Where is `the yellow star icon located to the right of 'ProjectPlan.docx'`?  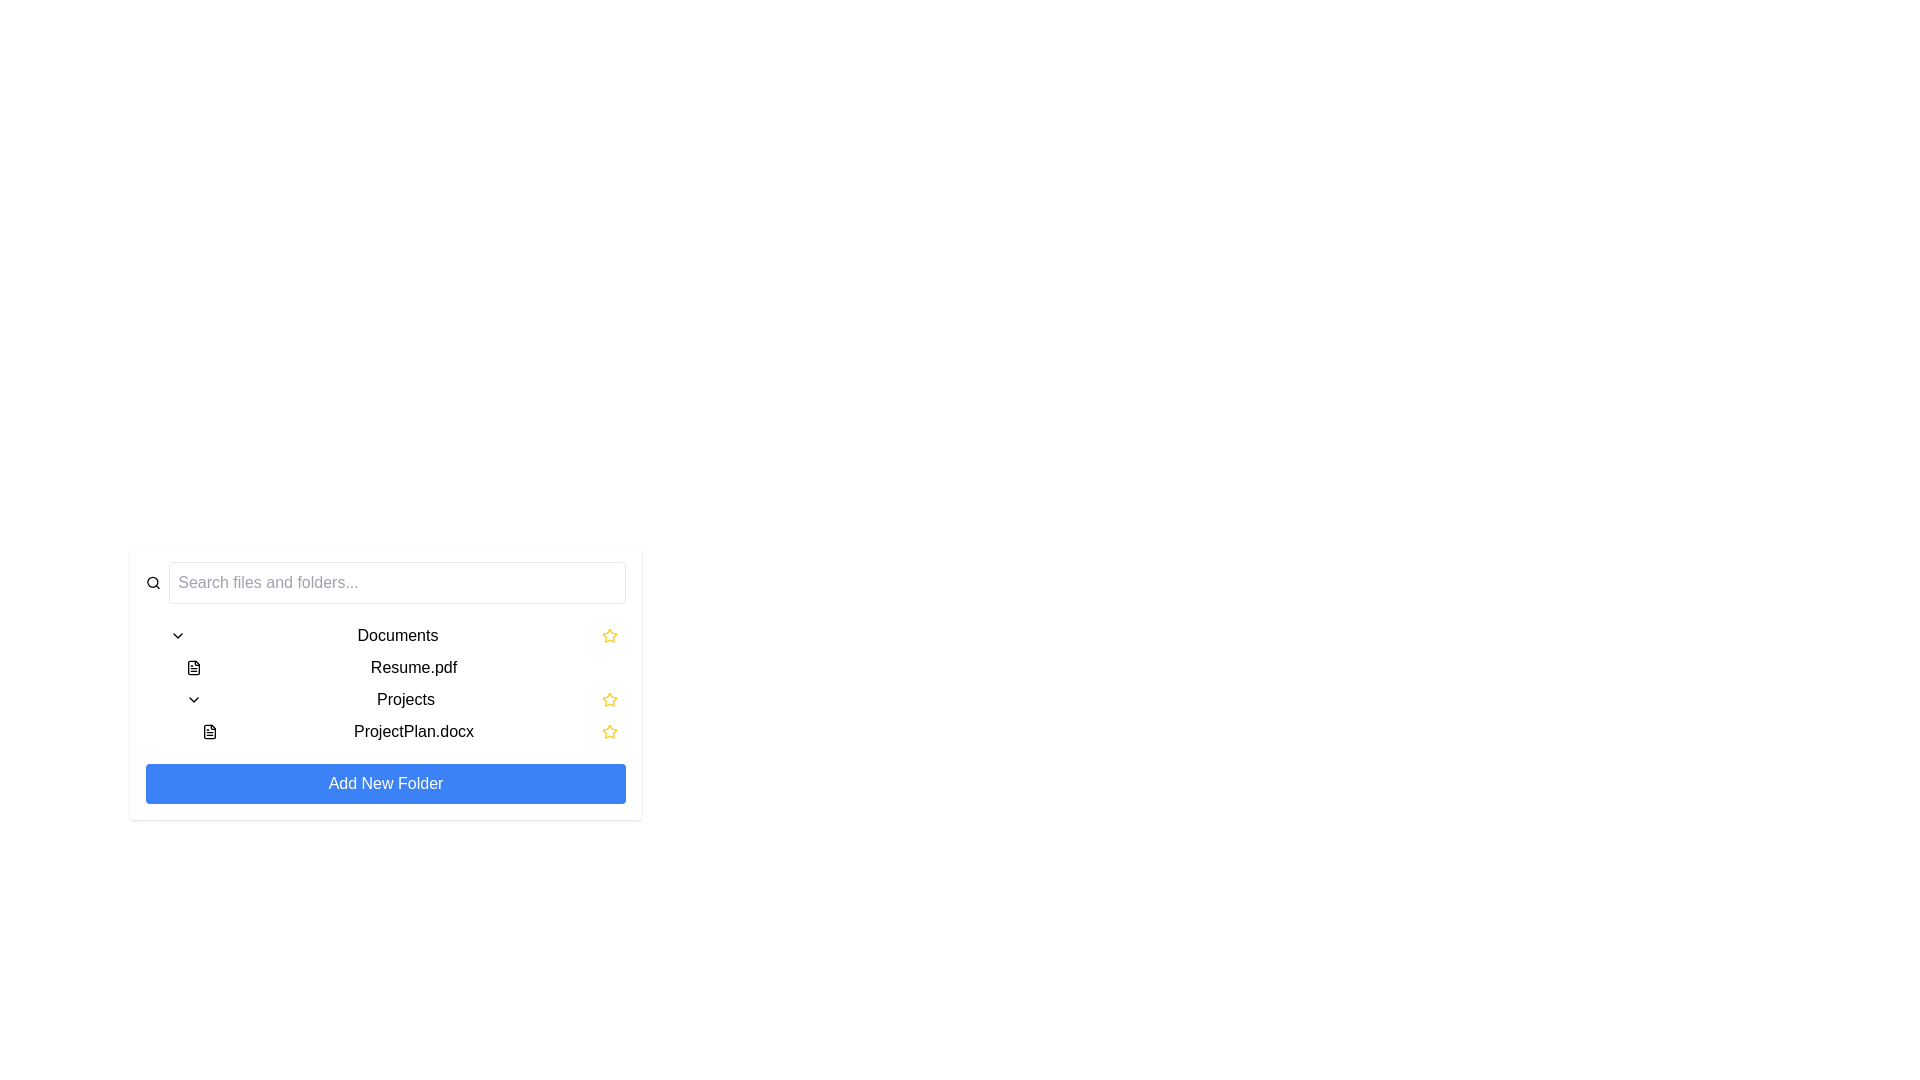 the yellow star icon located to the right of 'ProjectPlan.docx' is located at coordinates (608, 635).